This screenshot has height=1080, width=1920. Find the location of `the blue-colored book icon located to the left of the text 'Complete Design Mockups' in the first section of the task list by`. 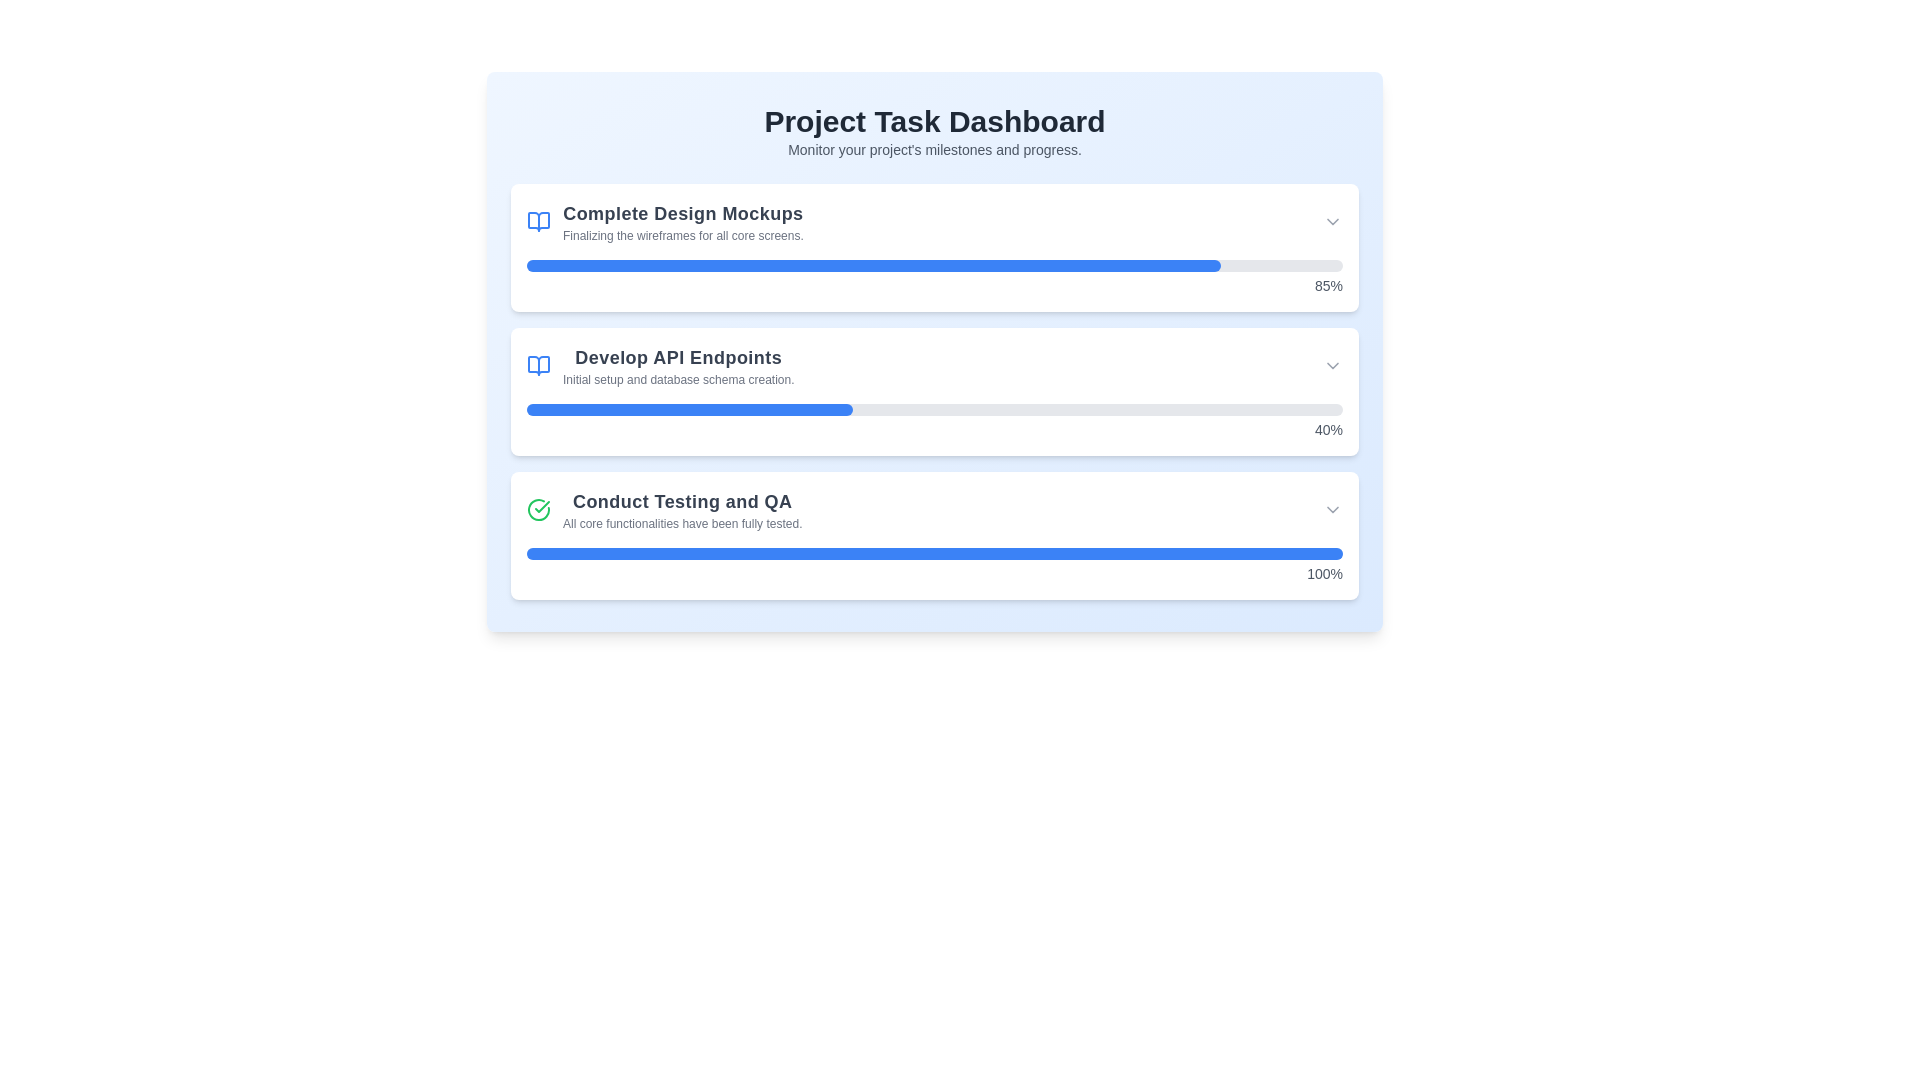

the blue-colored book icon located to the left of the text 'Complete Design Mockups' in the first section of the task list by is located at coordinates (538, 222).